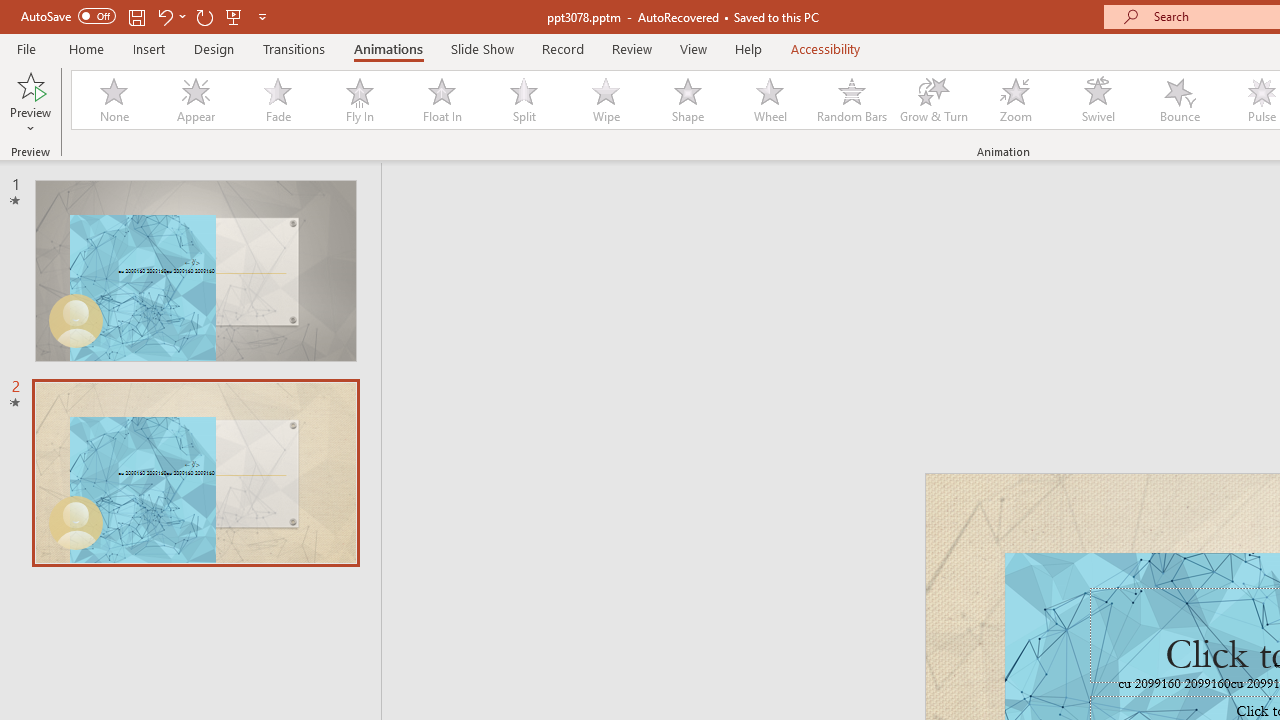 The width and height of the screenshot is (1280, 720). Describe the element at coordinates (933, 100) in the screenshot. I see `'Grow & Turn'` at that location.